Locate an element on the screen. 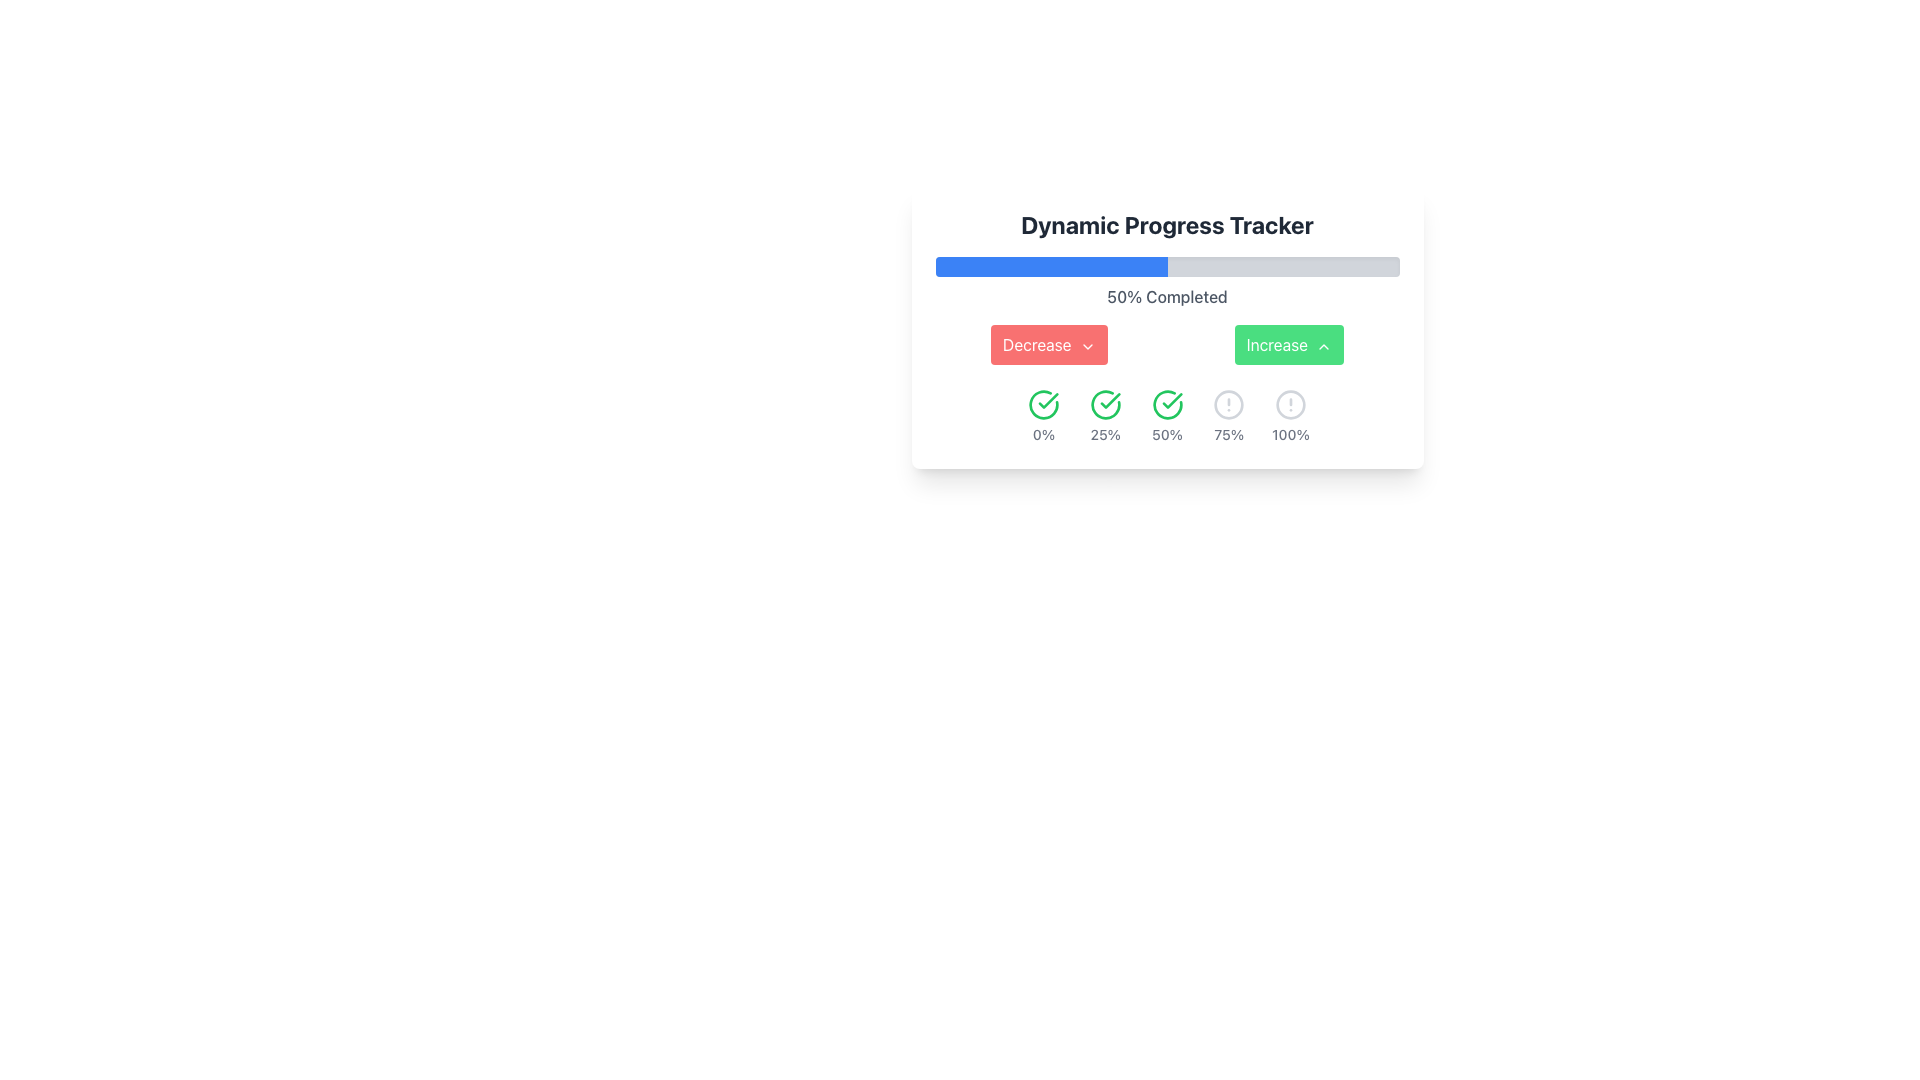 Image resolution: width=1920 pixels, height=1080 pixels. the status represented by the first circular green icon with a checkmark in the progress tracking panel, located above '0%' is located at coordinates (1042, 405).